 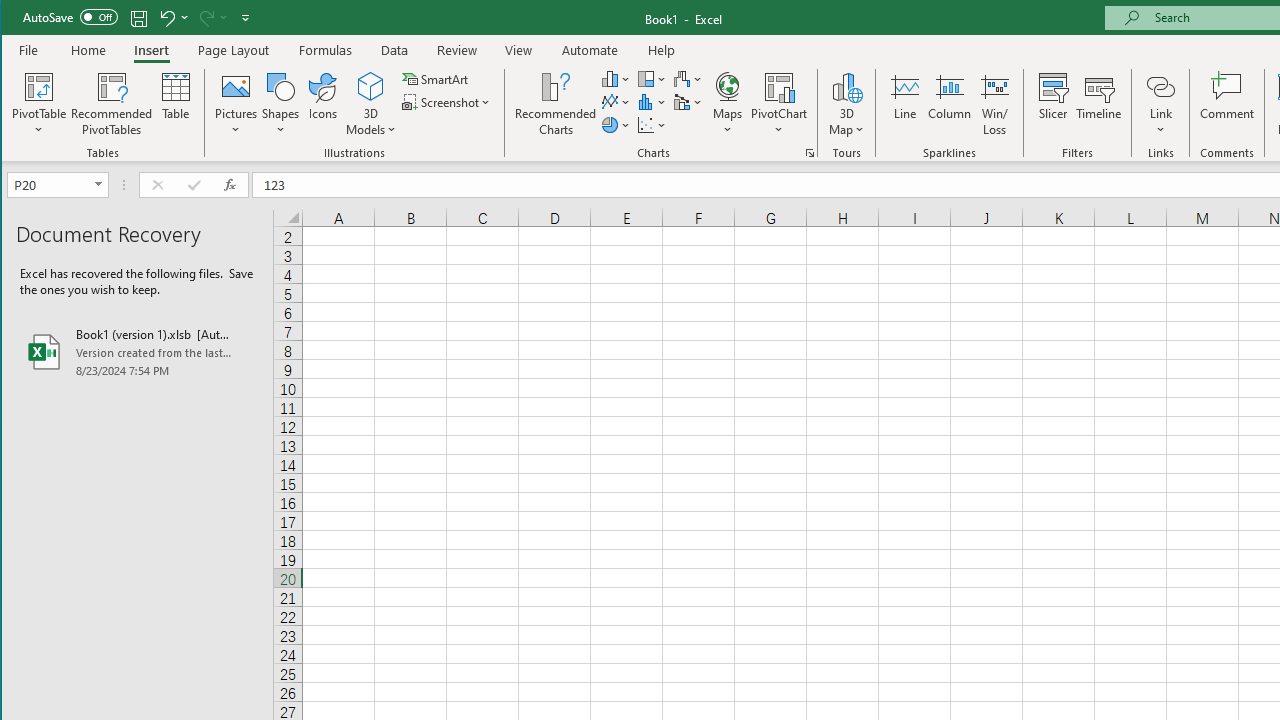 What do you see at coordinates (39, 104) in the screenshot?
I see `'PivotTable'` at bounding box center [39, 104].